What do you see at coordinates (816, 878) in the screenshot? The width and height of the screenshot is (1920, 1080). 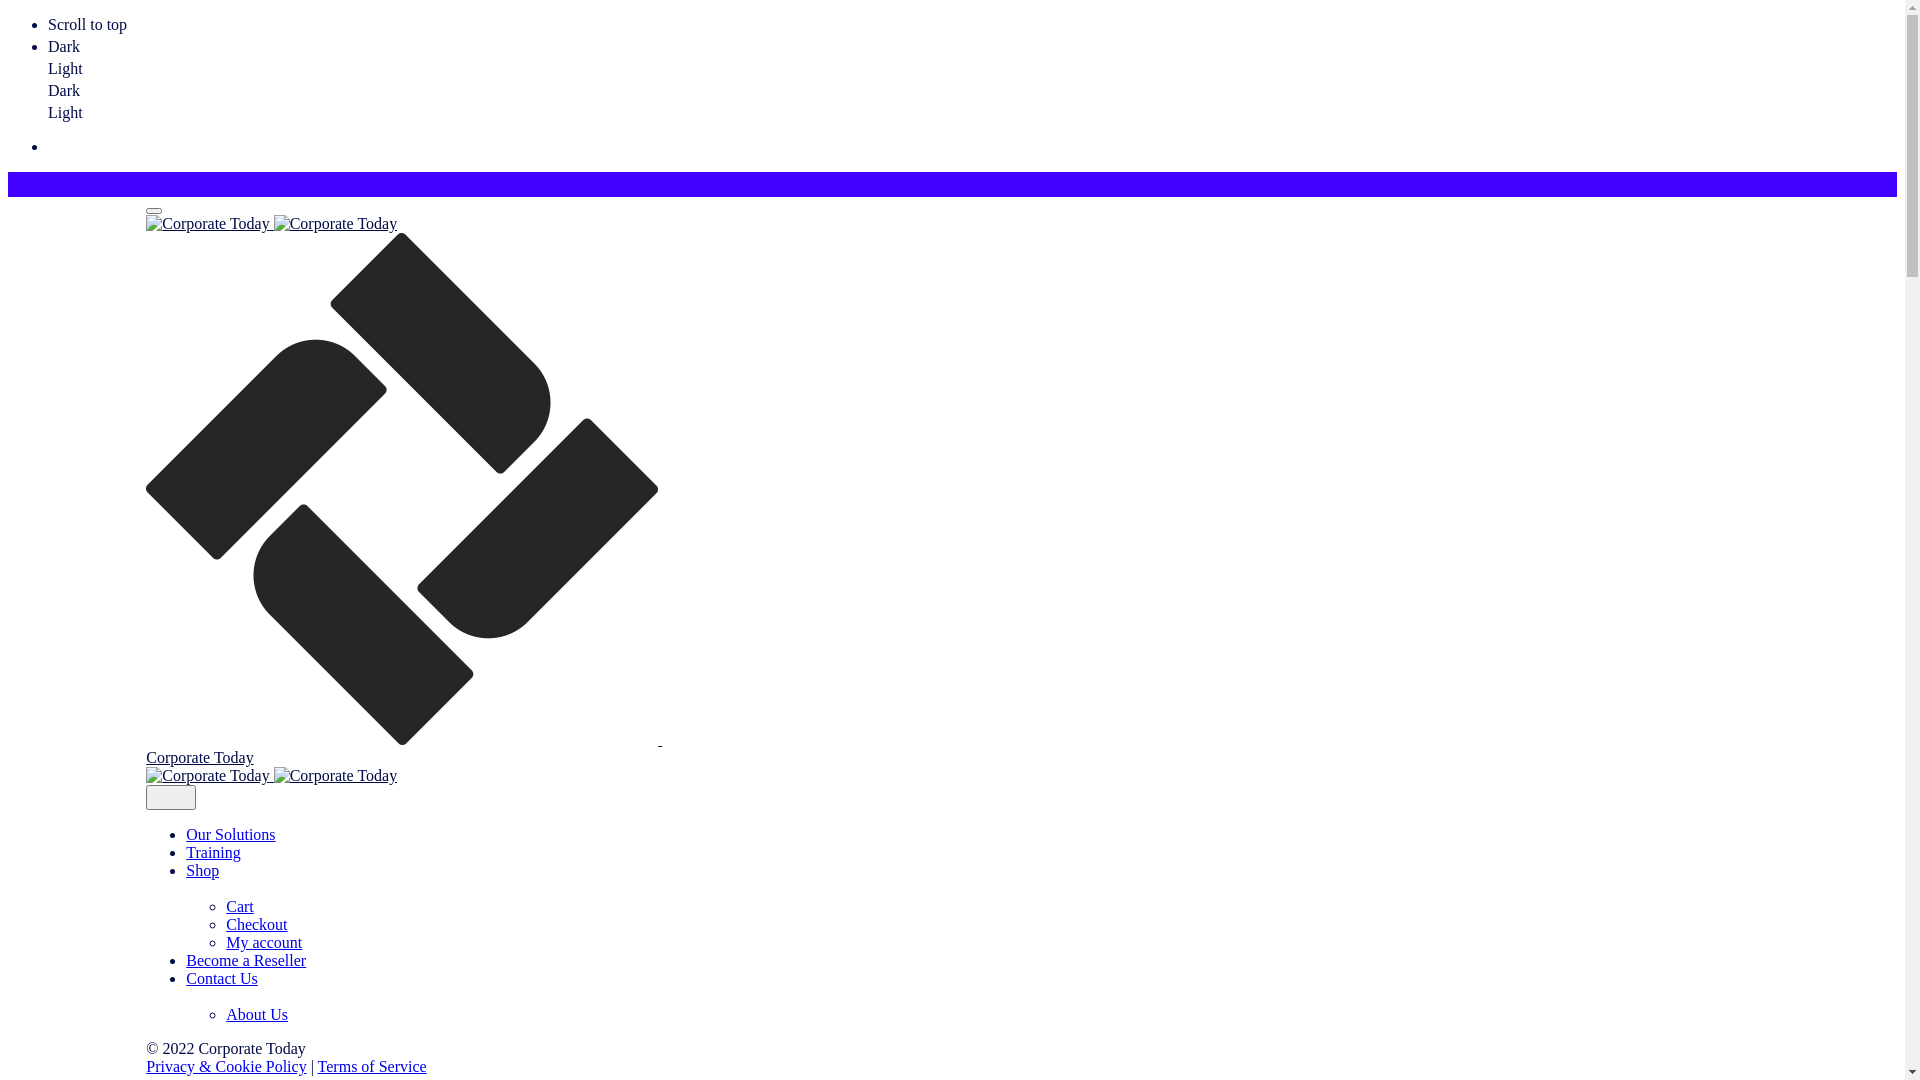 I see `'Shop'` at bounding box center [816, 878].